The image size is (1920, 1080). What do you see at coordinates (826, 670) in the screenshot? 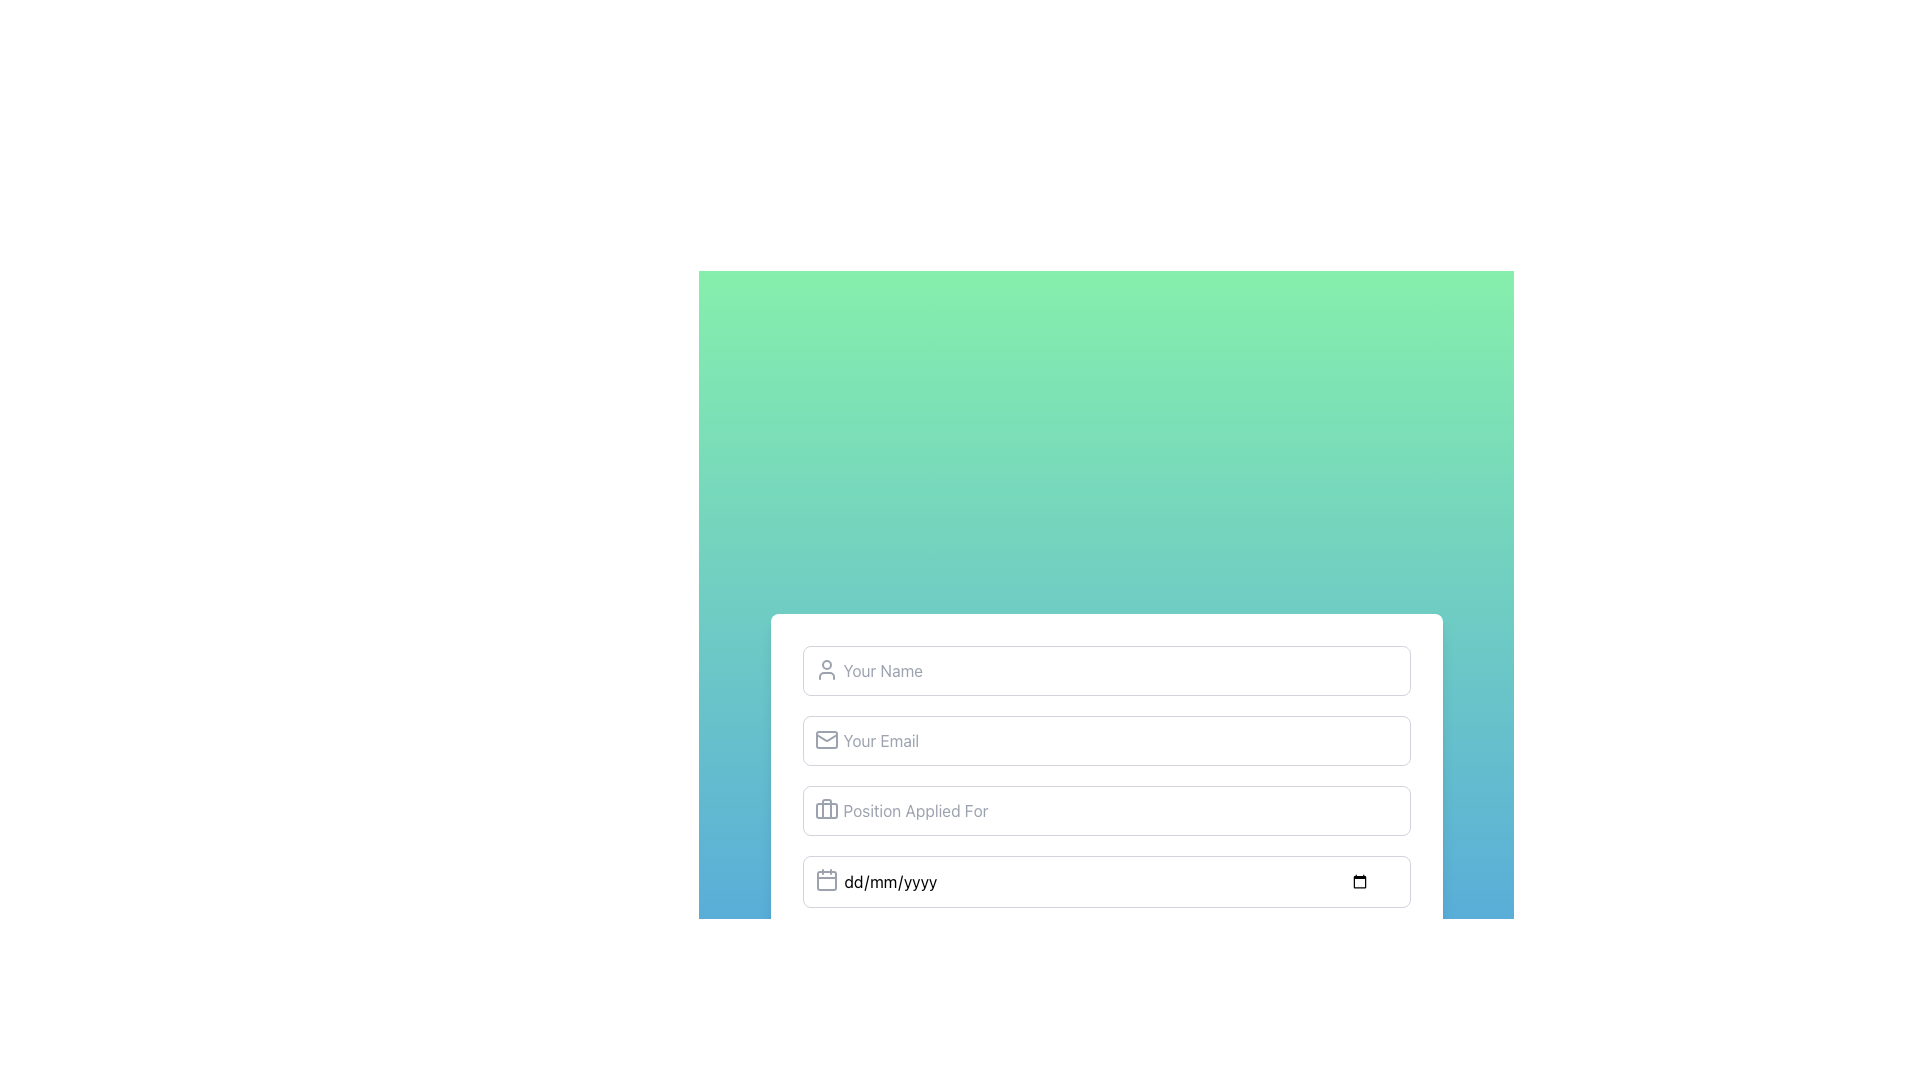
I see `the user icon, which is a small, gray line art design located in the white input field labeled 'Your Name'` at bounding box center [826, 670].